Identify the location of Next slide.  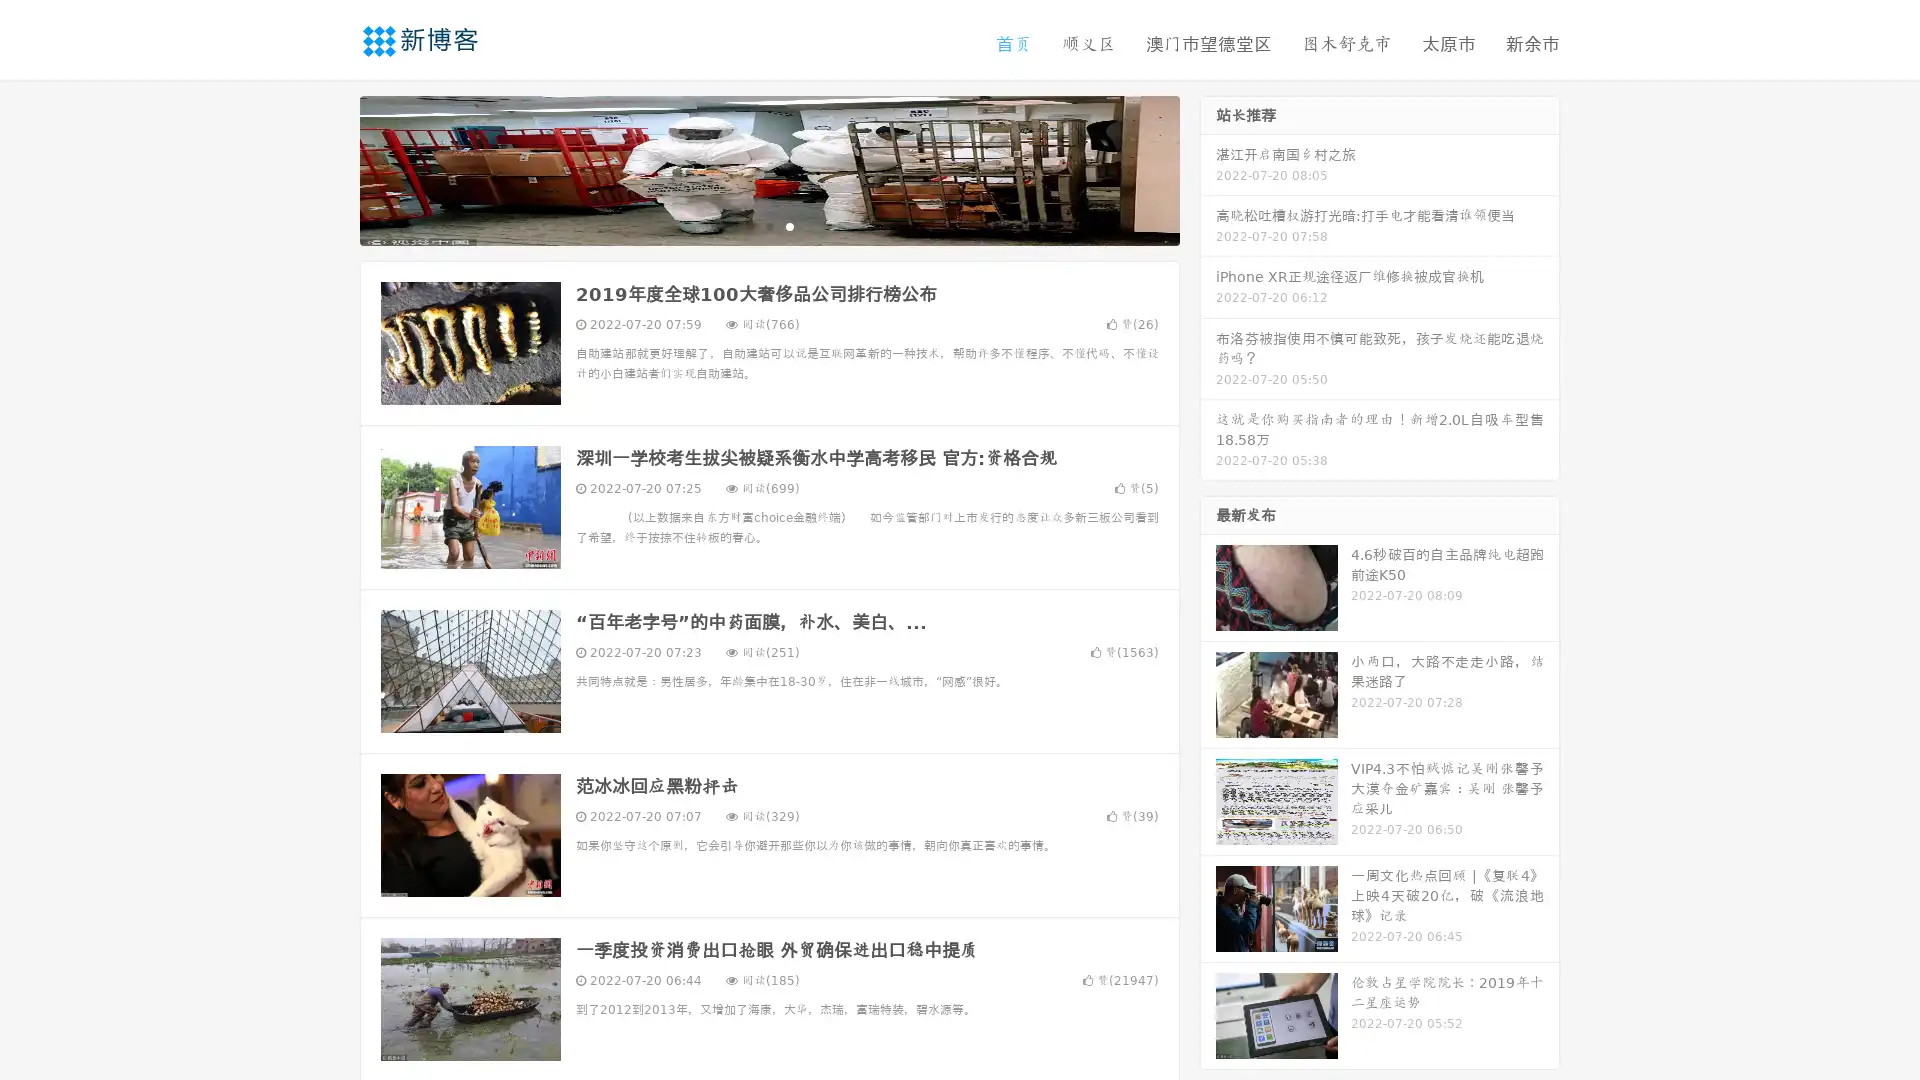
(1208, 168).